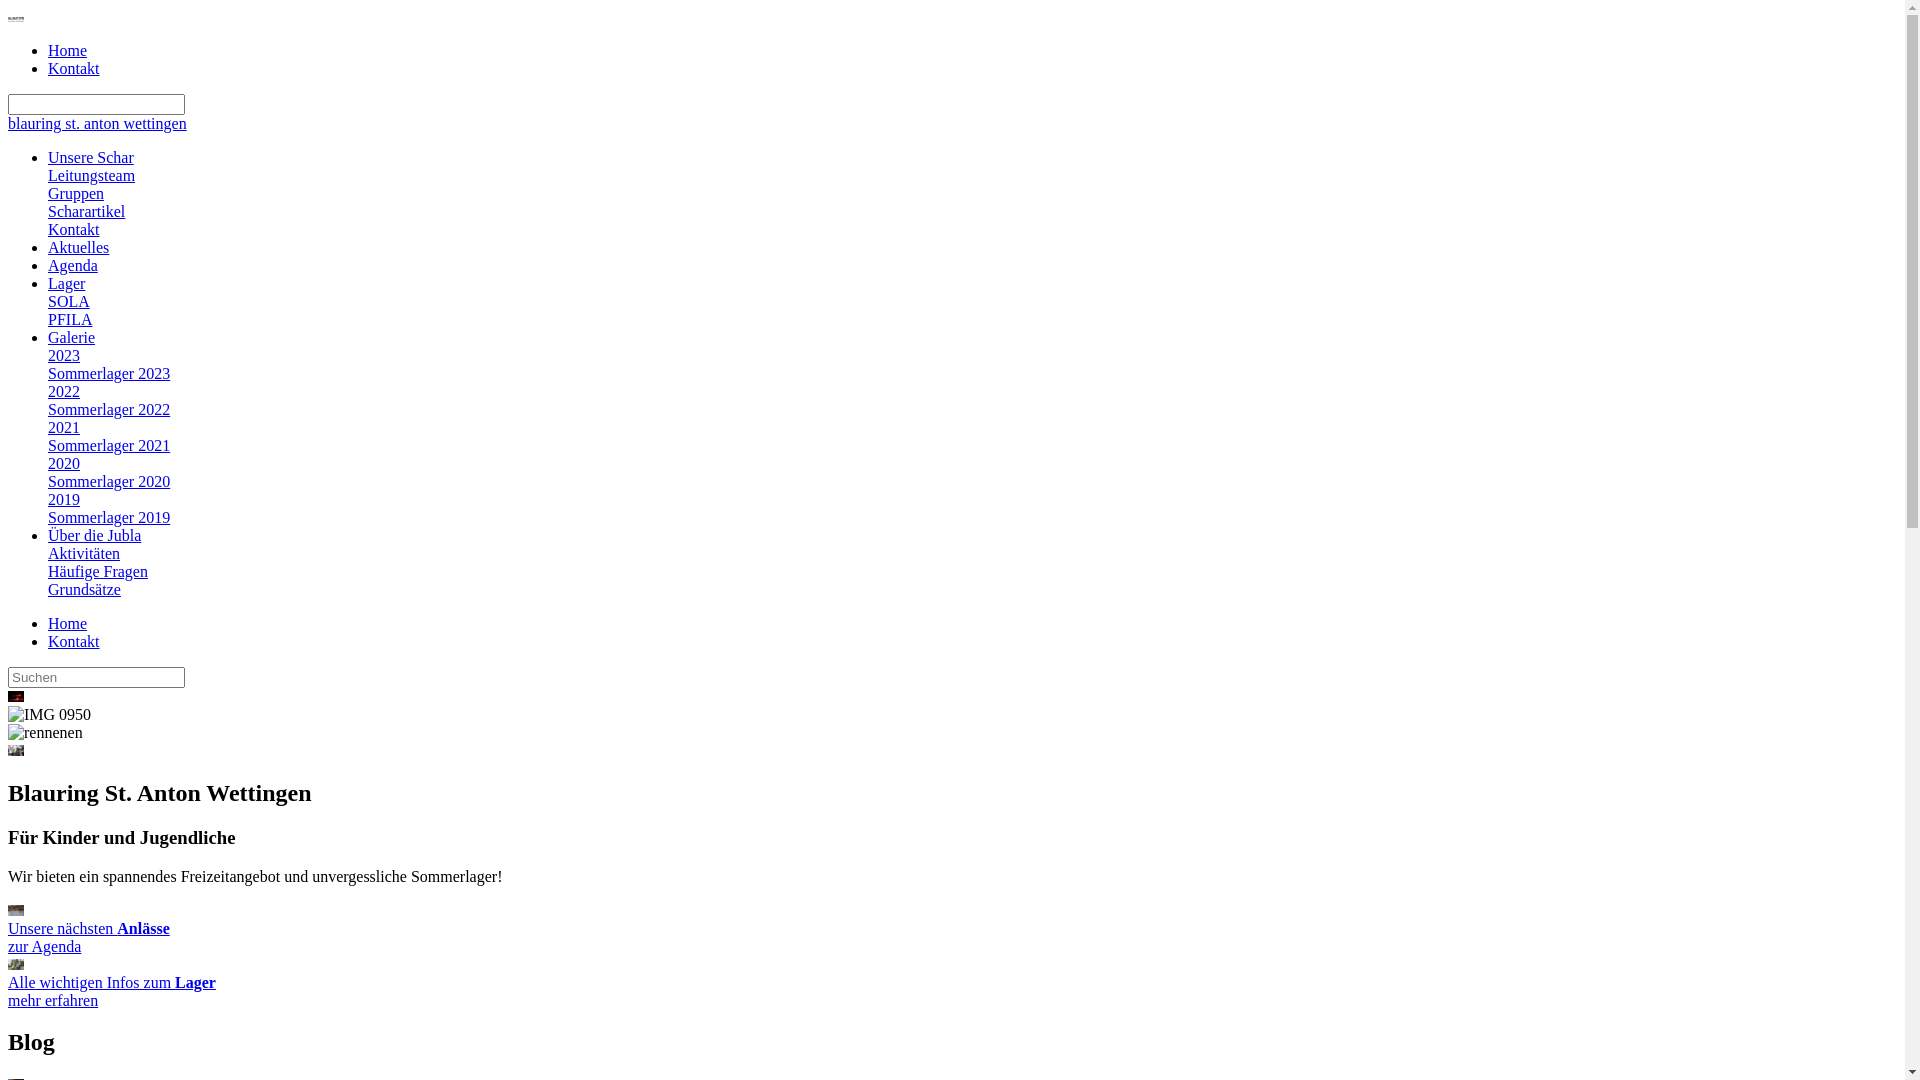  I want to click on 'Sommerlager 2019', so click(108, 516).